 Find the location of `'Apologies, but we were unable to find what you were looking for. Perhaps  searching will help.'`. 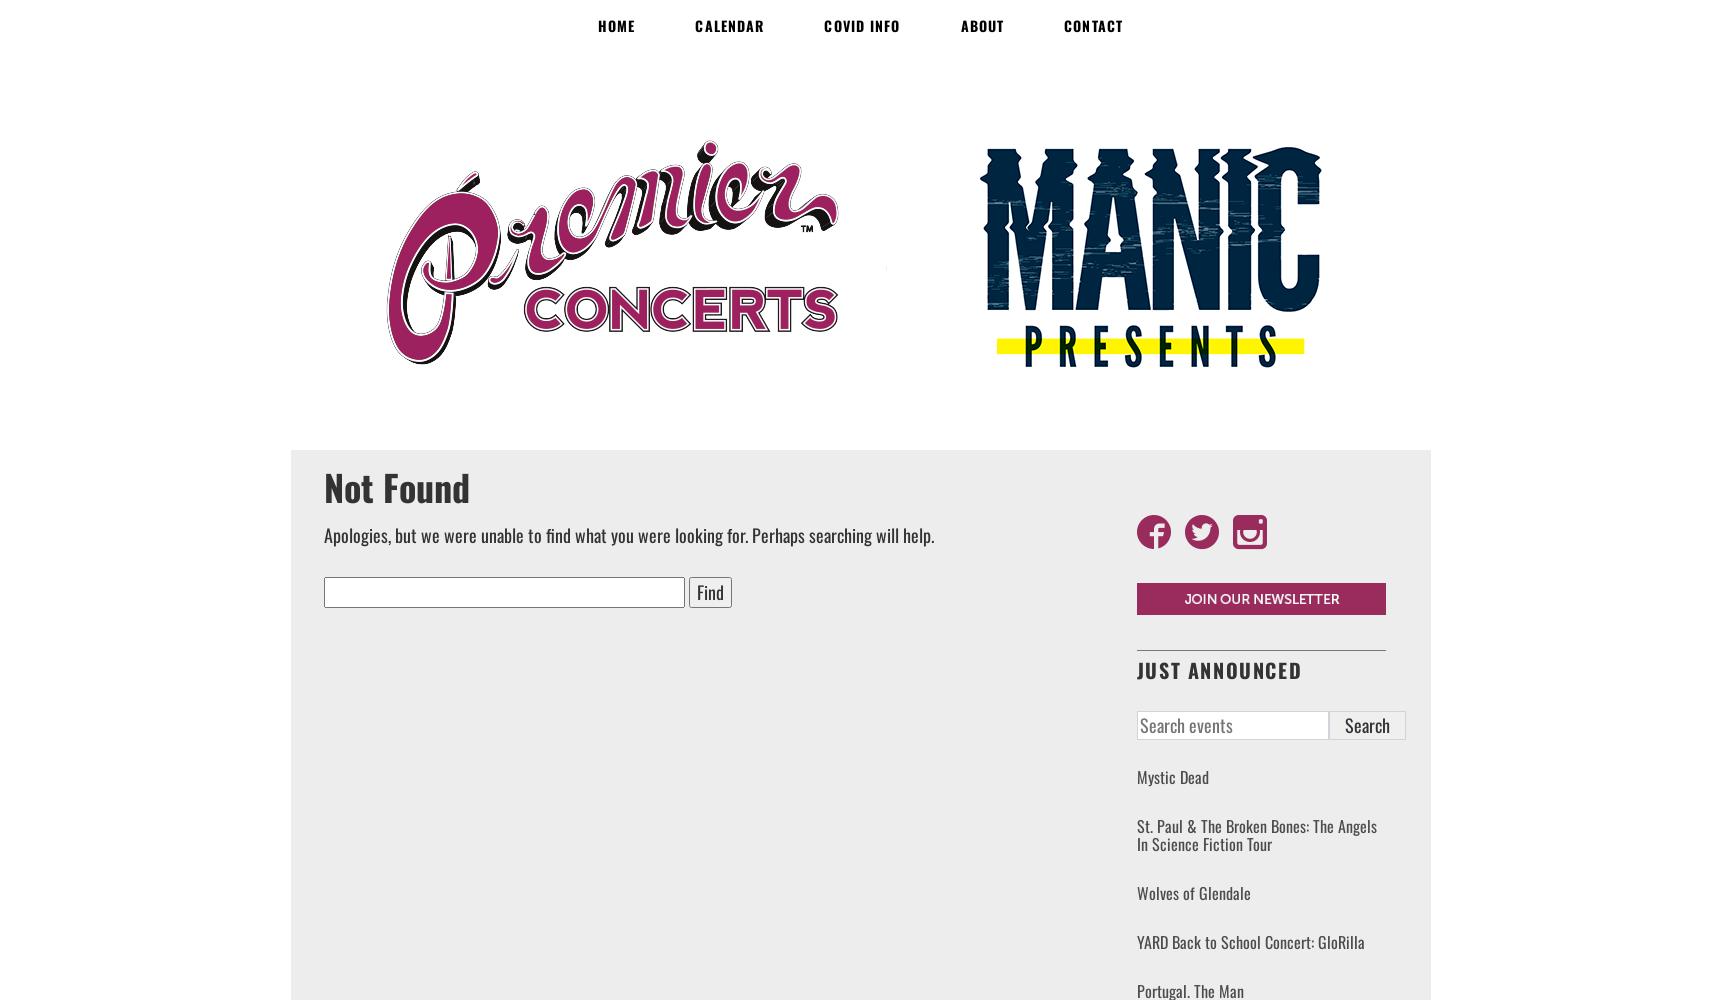

'Apologies, but we were unable to find what you were looking for. Perhaps  searching will help.' is located at coordinates (322, 535).